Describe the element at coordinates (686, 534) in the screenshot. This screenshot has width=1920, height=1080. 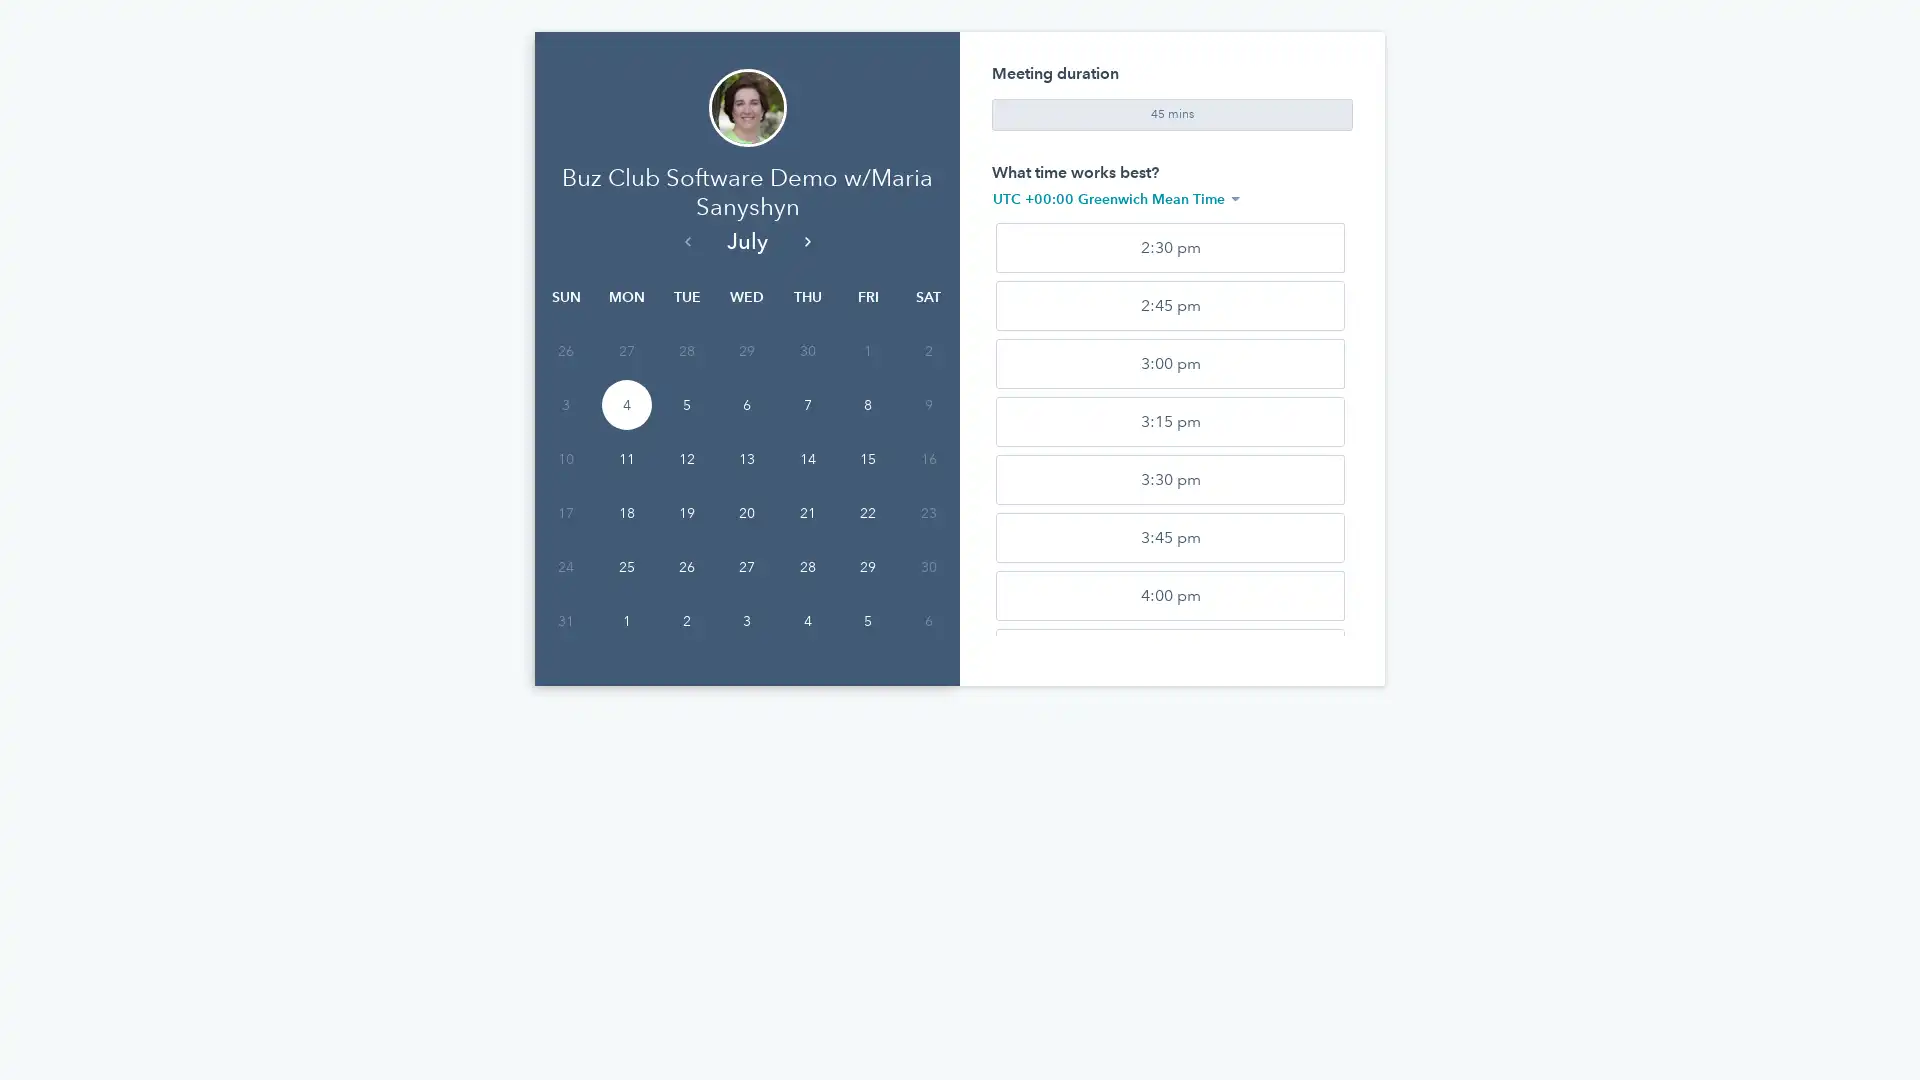
I see `July 12th` at that location.